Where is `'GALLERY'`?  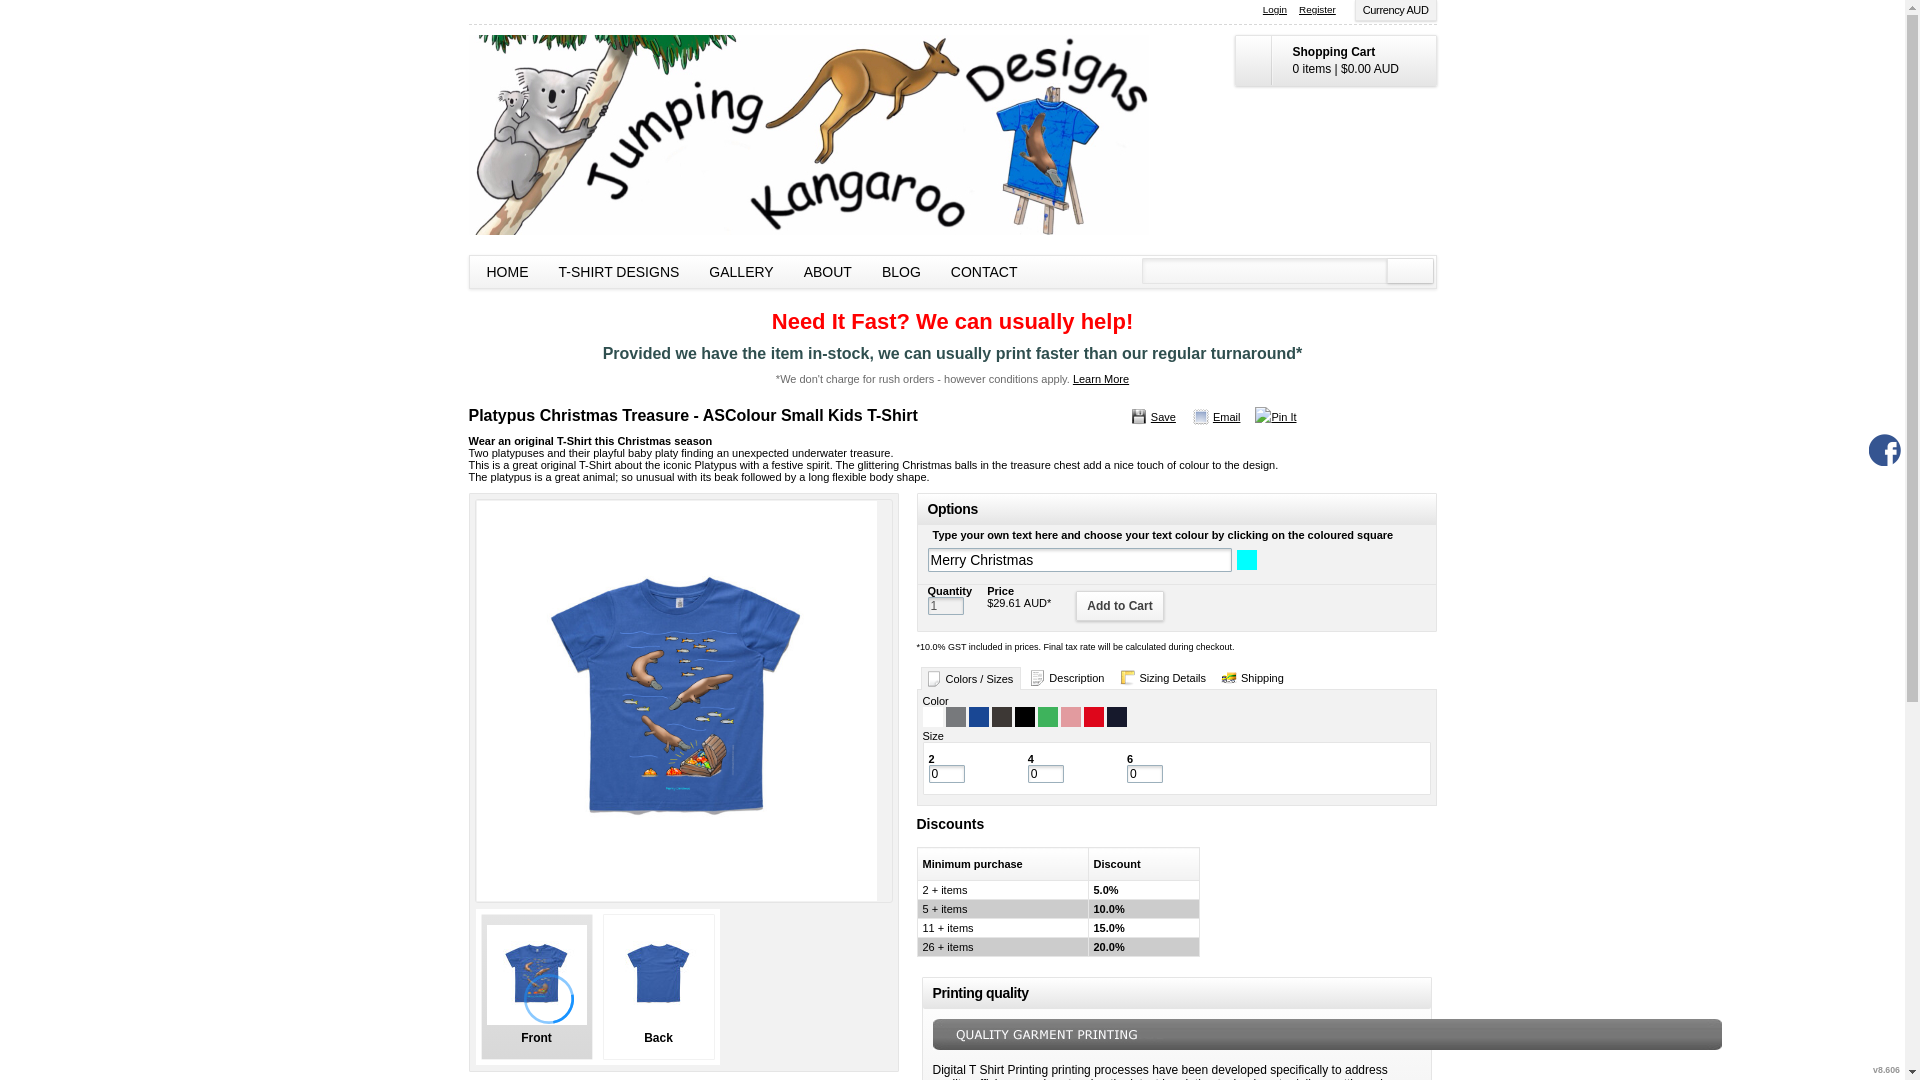
'GALLERY' is located at coordinates (739, 272).